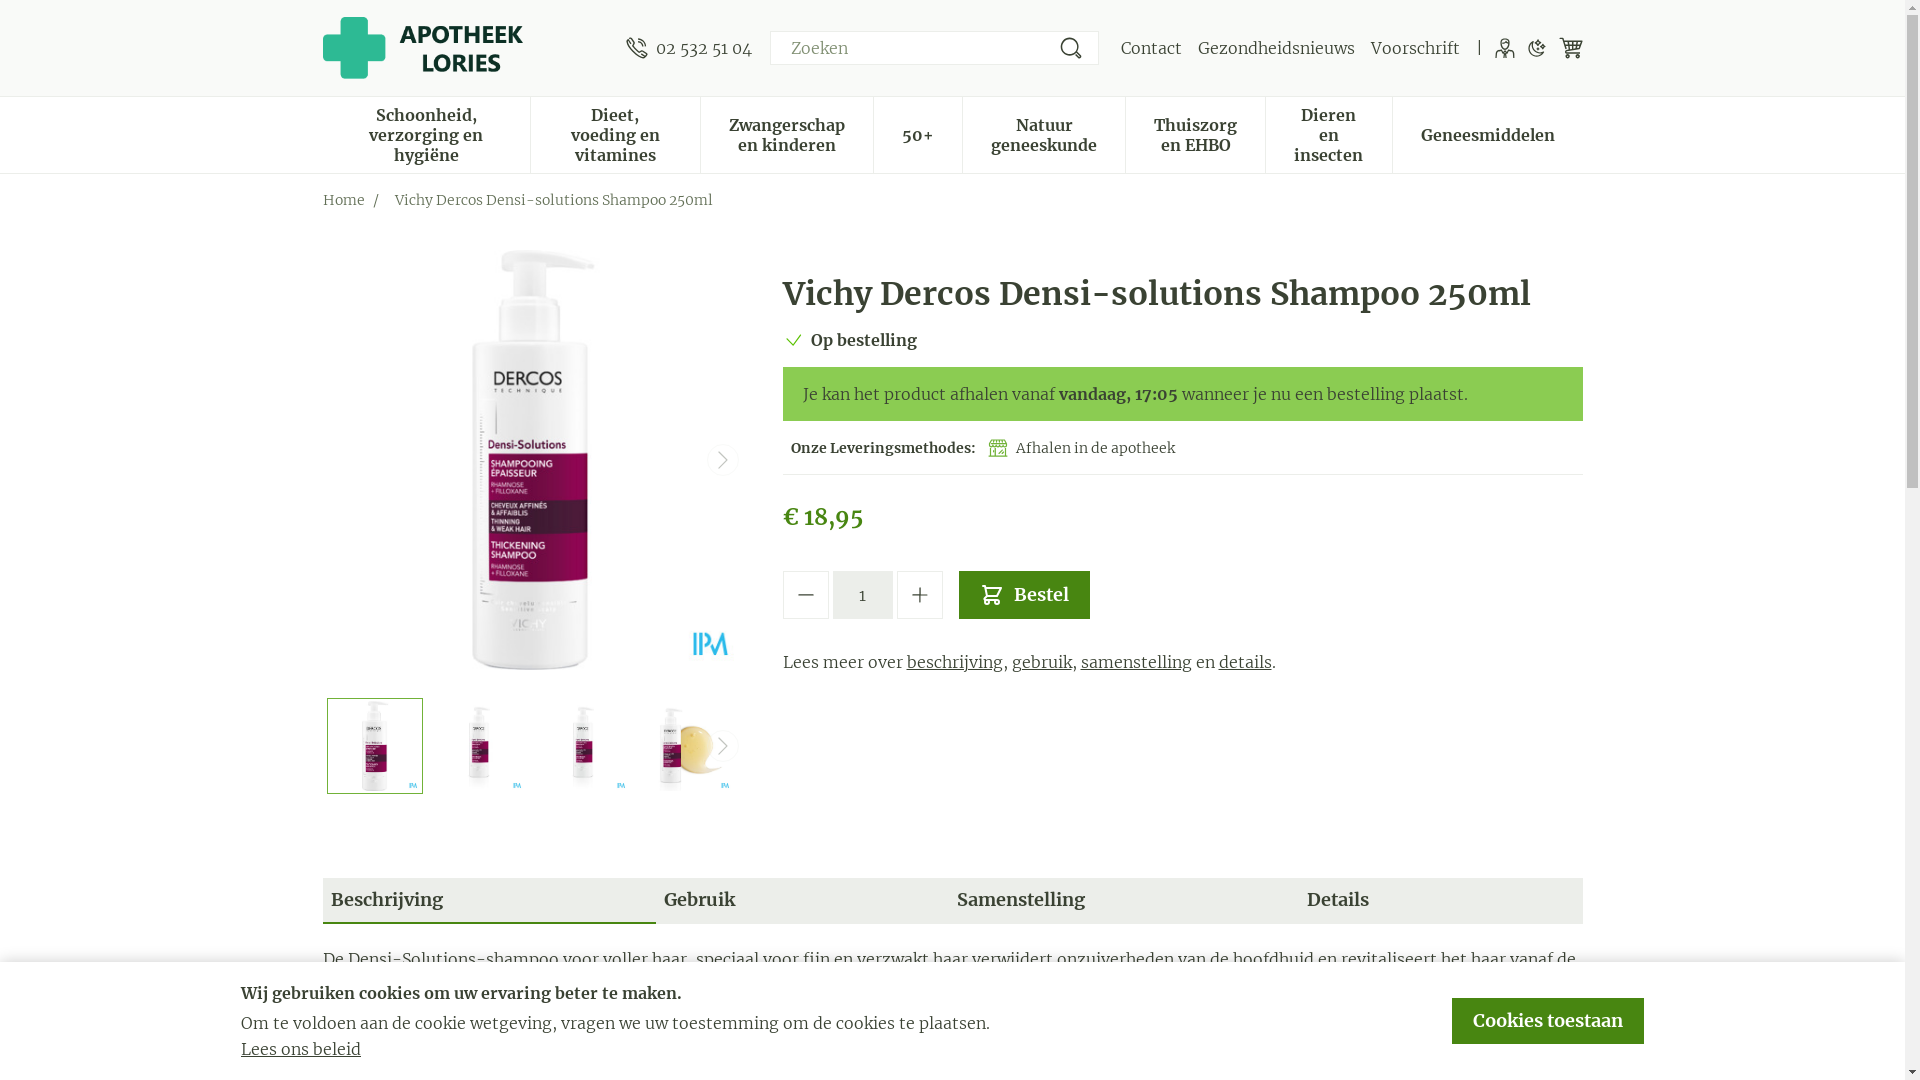 This screenshot has height=1080, width=1920. I want to click on 'Zwangerschap en kinderen', so click(786, 132).